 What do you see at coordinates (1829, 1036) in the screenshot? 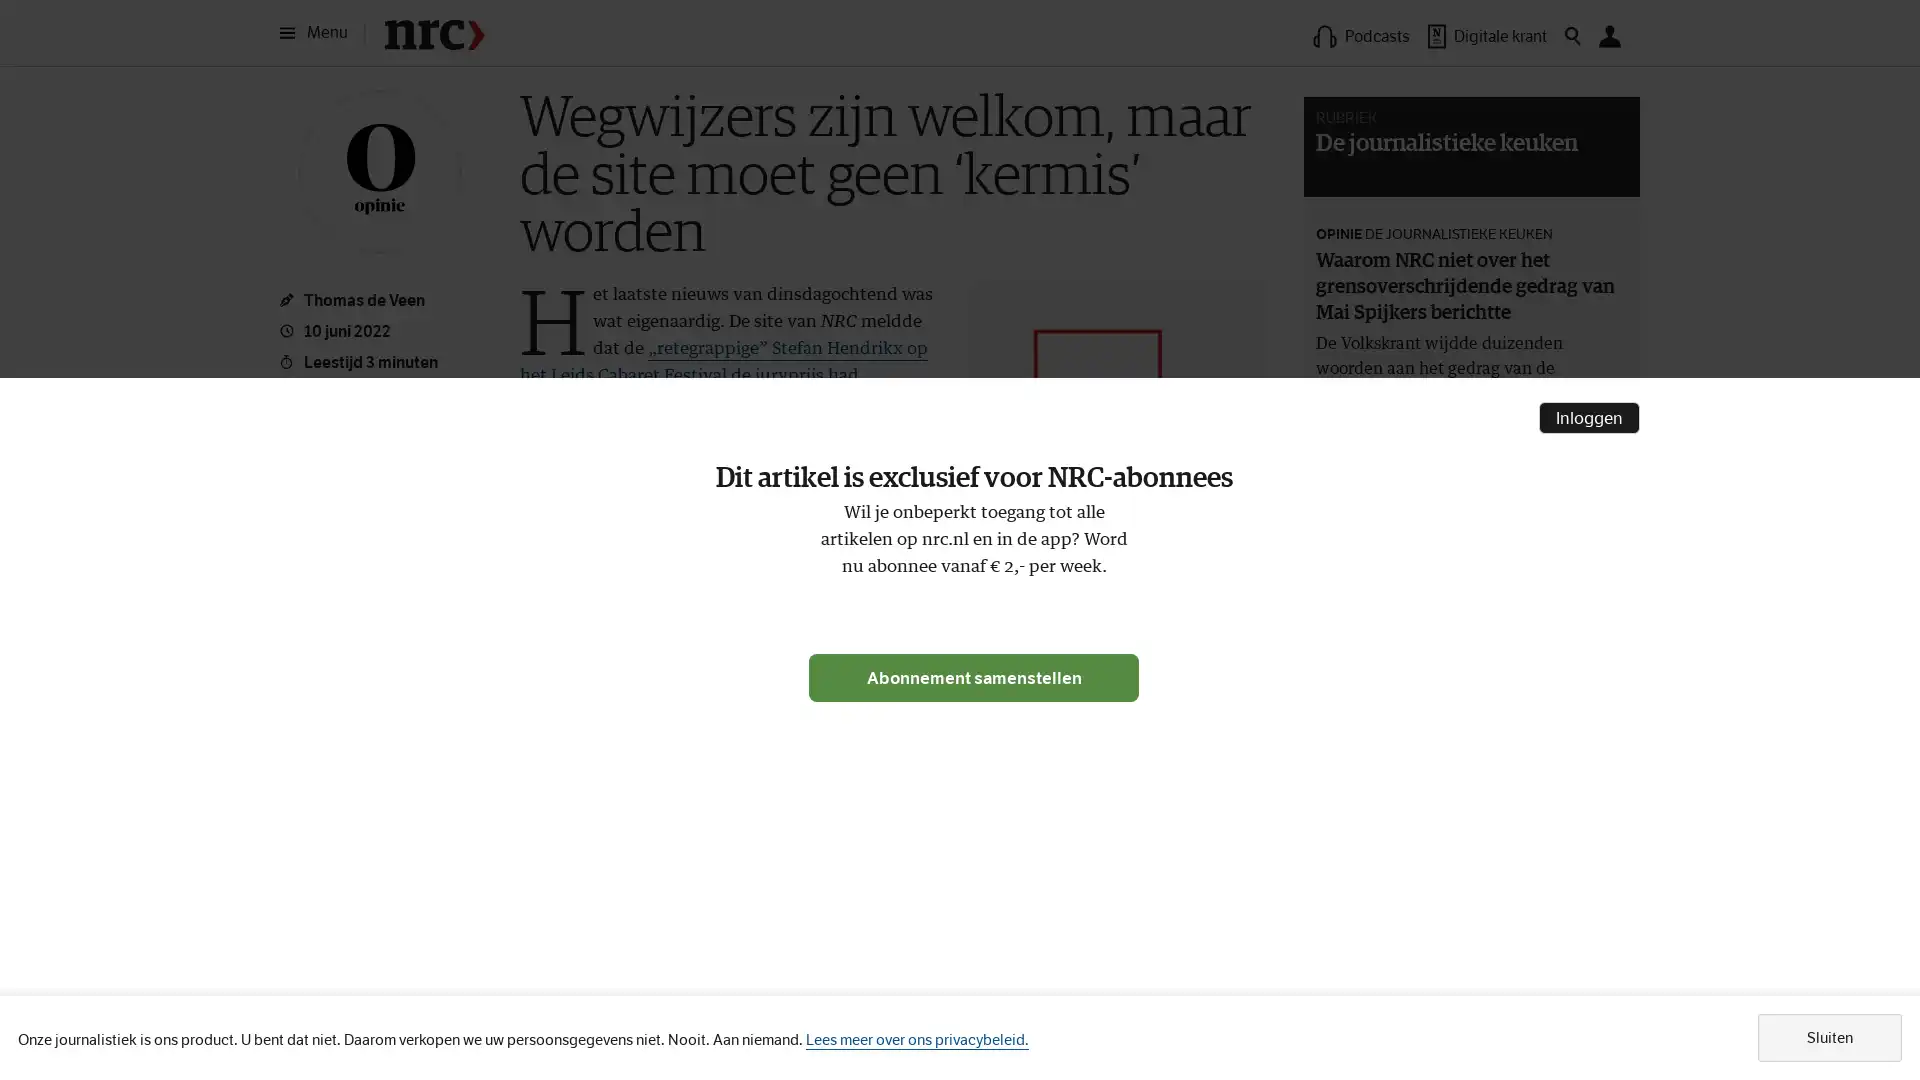
I see `Sluiten` at bounding box center [1829, 1036].